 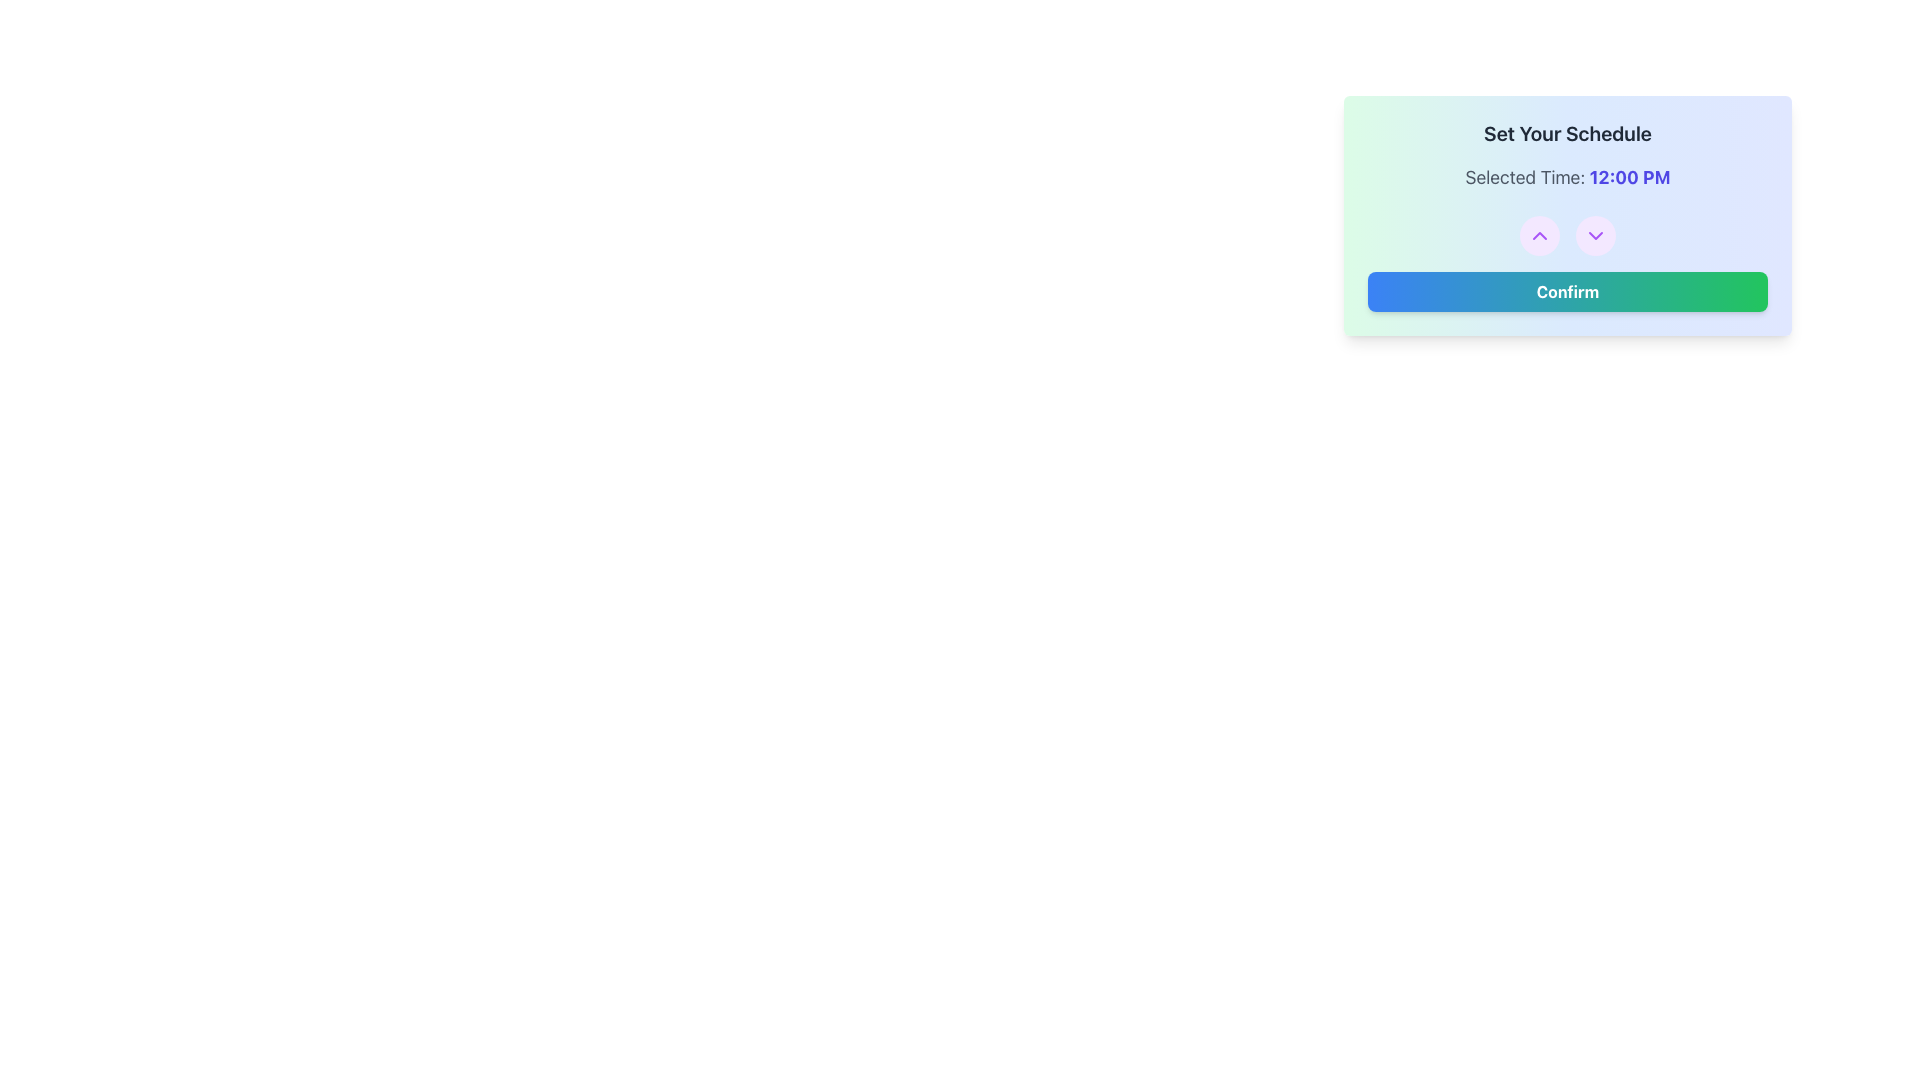 I want to click on the prominent text label displaying 'Set Your Schedule', which is styled with a bold font and medium-large size, located at the top of the schedule-setting section, so click(x=1567, y=134).